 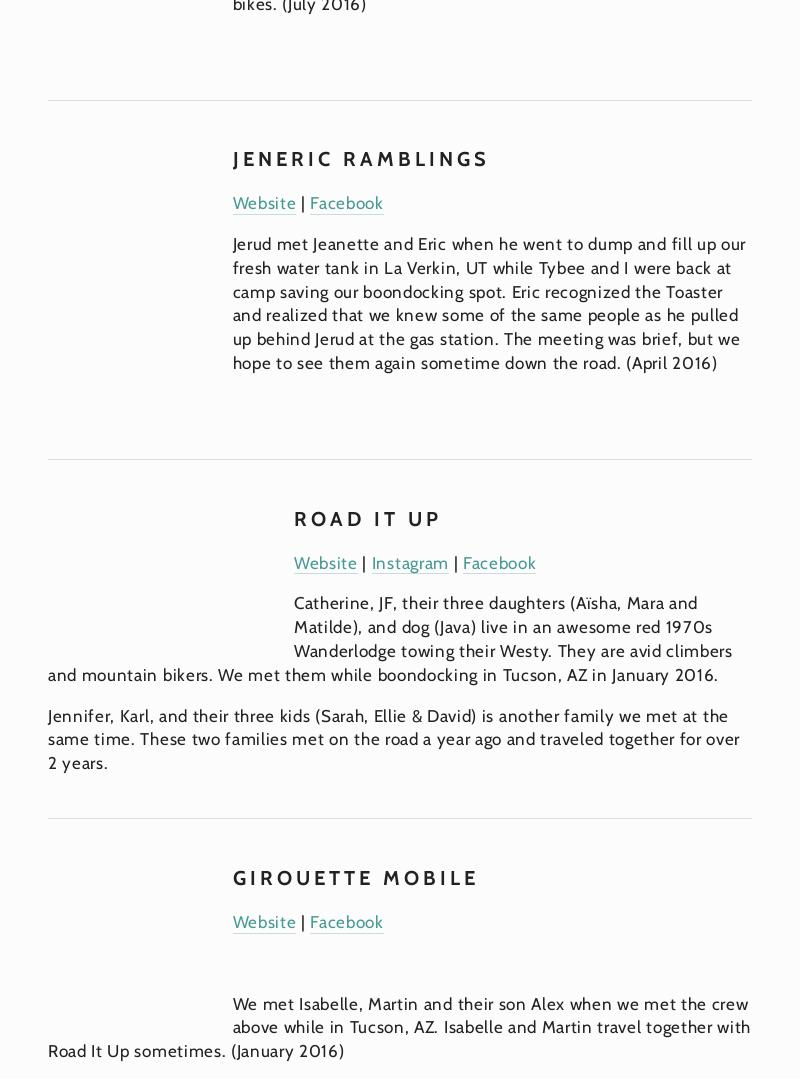 I want to click on 'JENERIC RAMBLINGS', so click(x=360, y=158).